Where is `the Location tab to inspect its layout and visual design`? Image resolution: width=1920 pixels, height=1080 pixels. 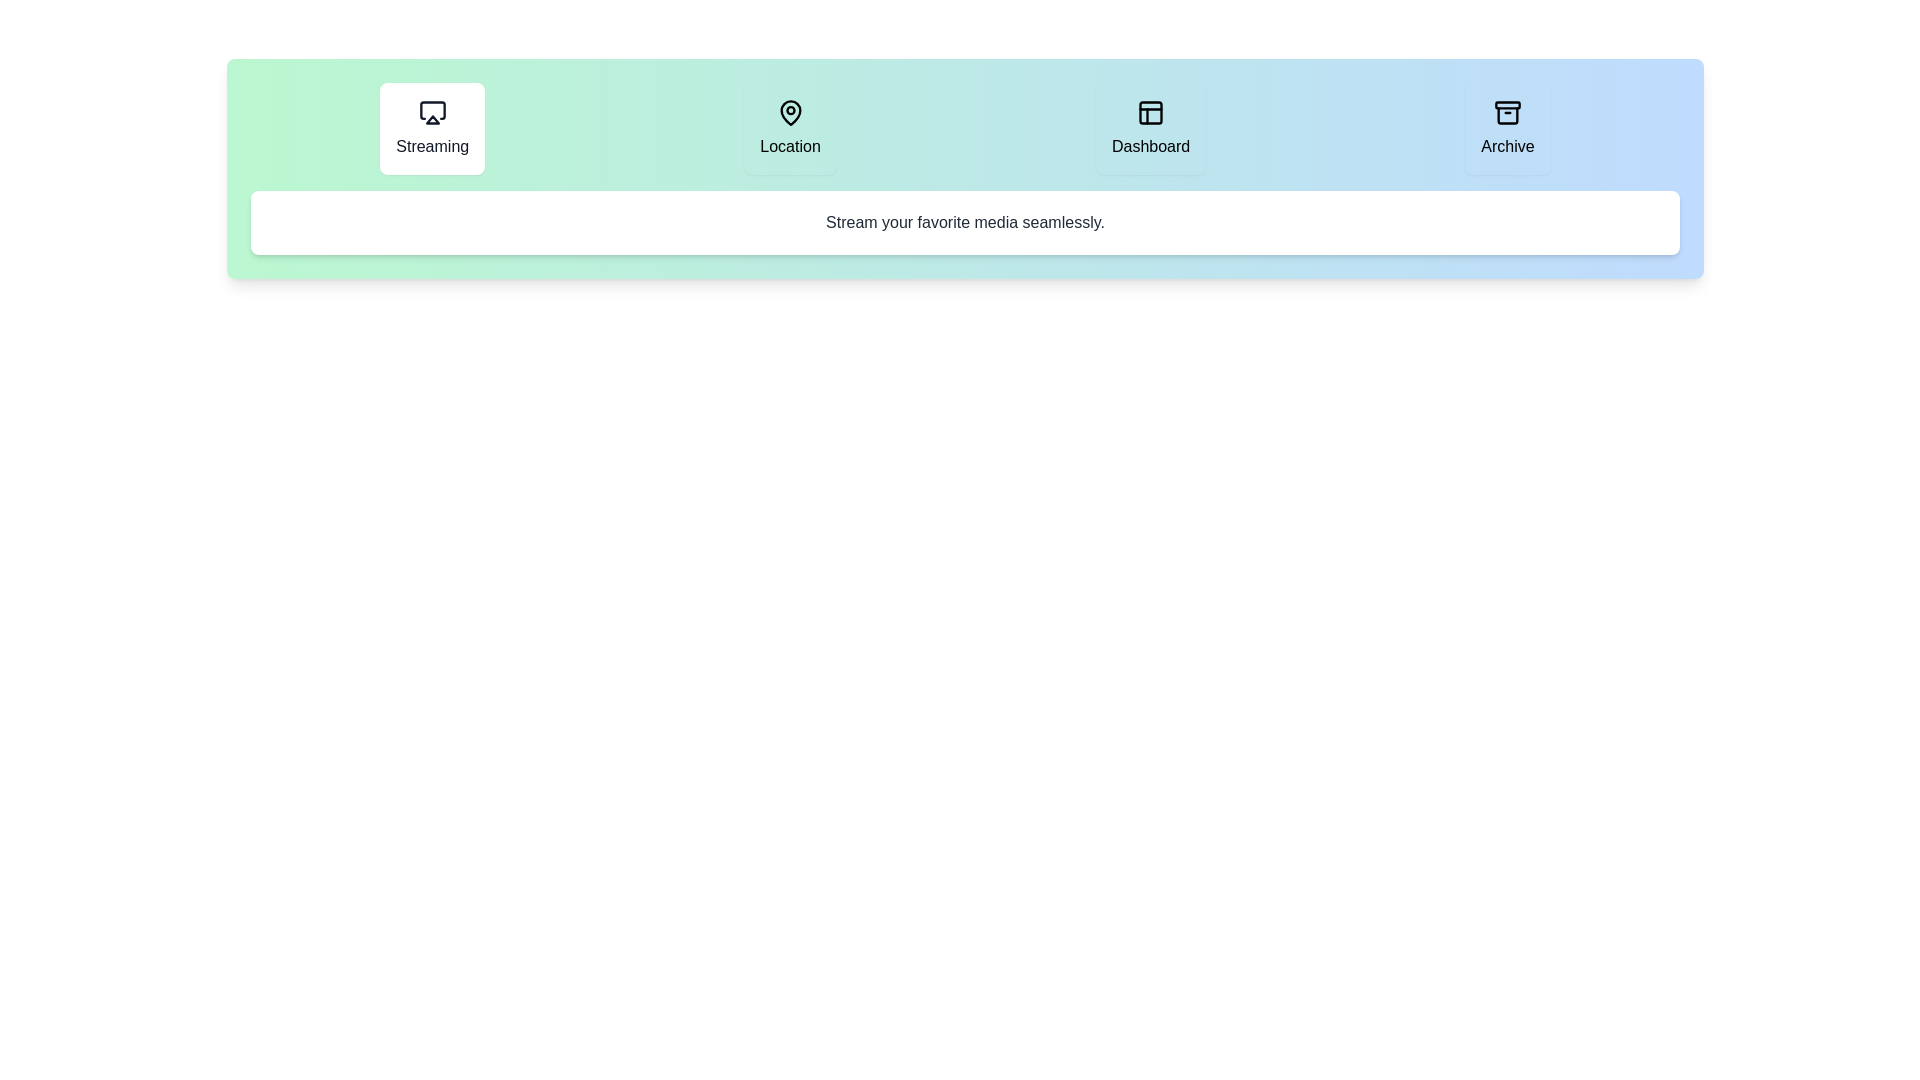 the Location tab to inspect its layout and visual design is located at coordinates (789, 128).